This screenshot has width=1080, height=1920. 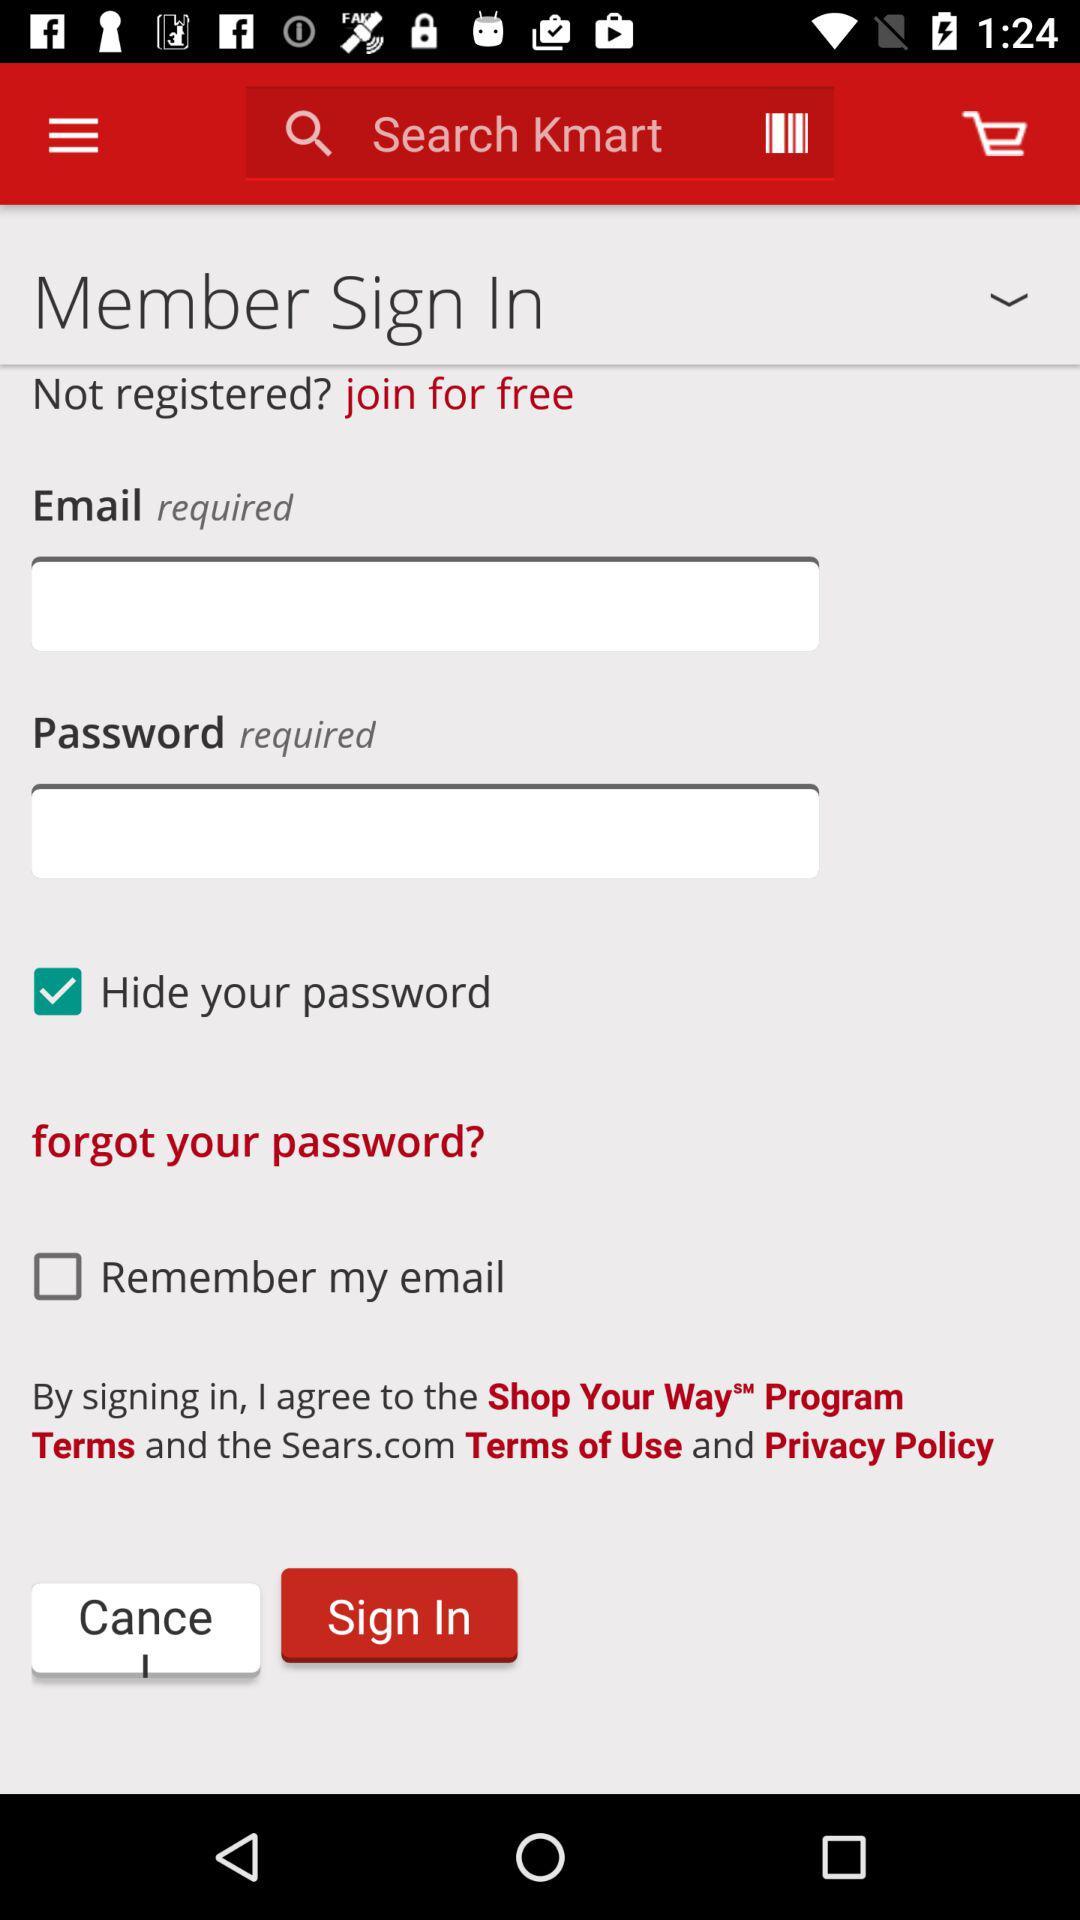 What do you see at coordinates (424, 602) in the screenshot?
I see `the item above password` at bounding box center [424, 602].